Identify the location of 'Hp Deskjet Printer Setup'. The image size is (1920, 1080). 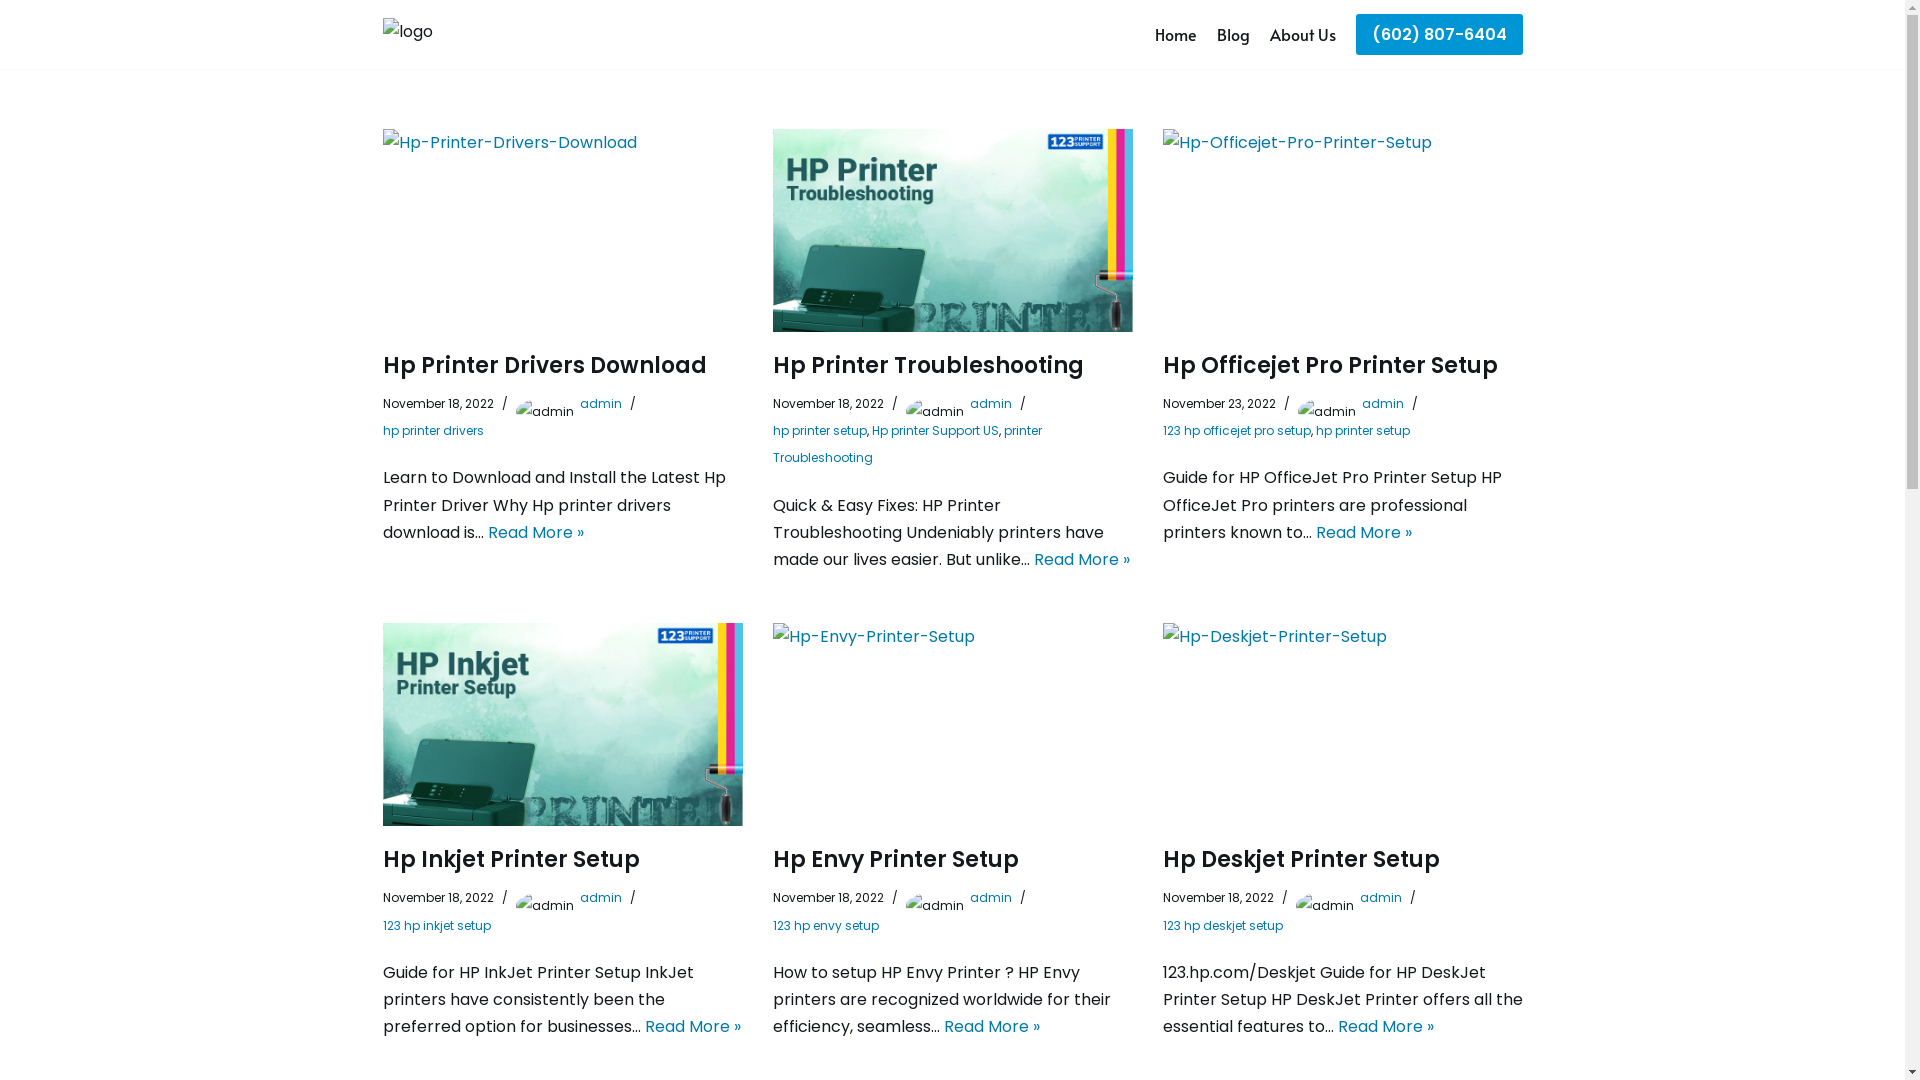
(1300, 858).